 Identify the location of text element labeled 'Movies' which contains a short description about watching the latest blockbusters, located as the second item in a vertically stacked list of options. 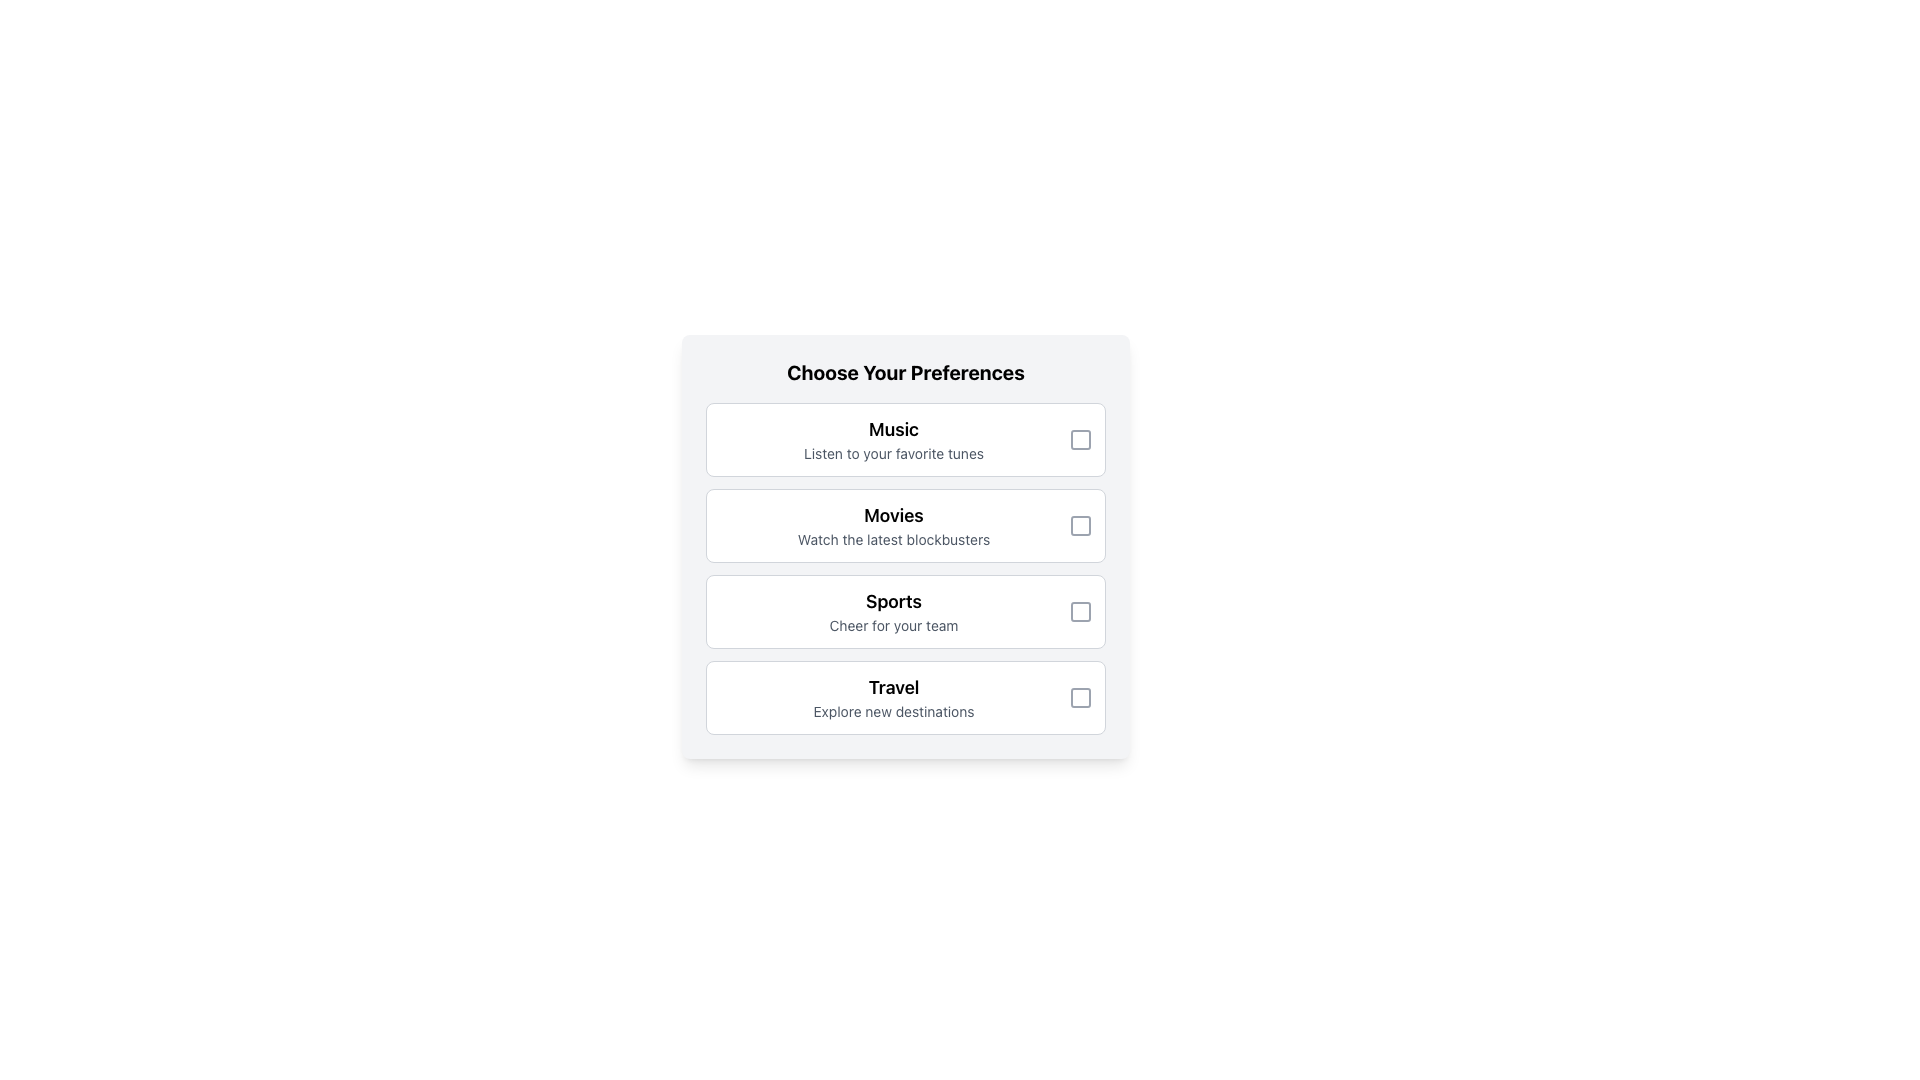
(892, 524).